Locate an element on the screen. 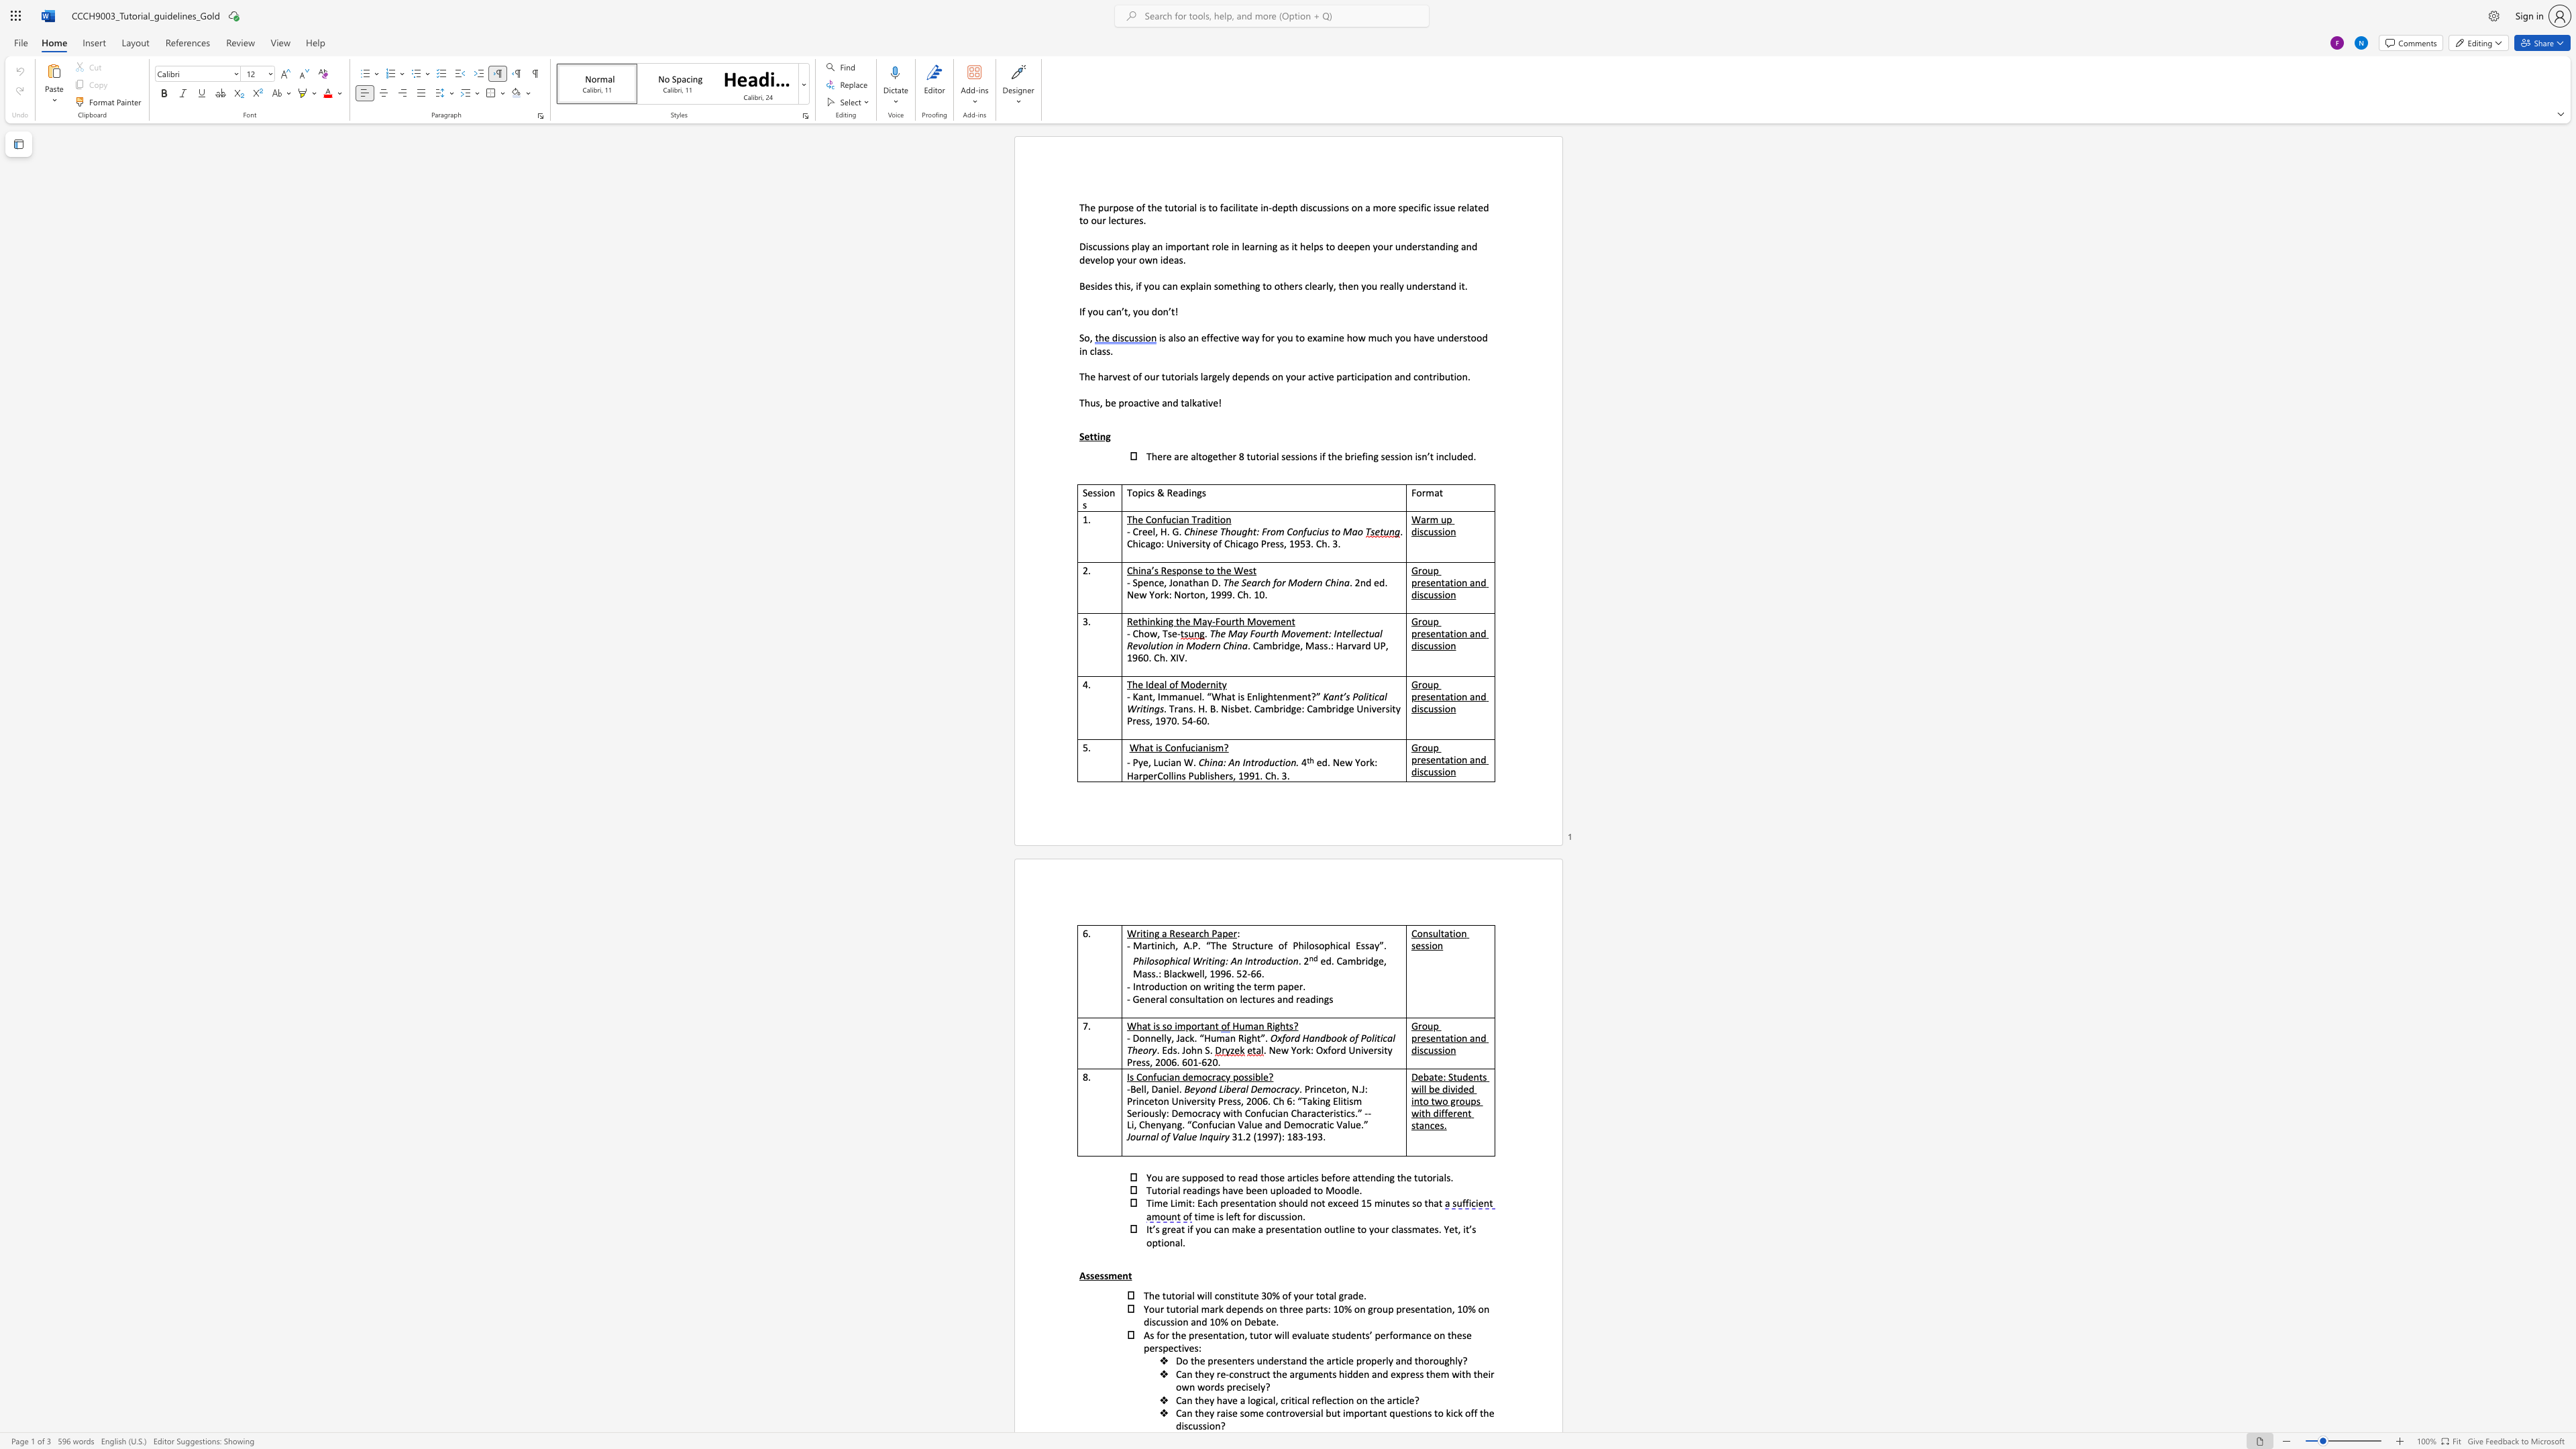 The height and width of the screenshot is (1449, 2576). the subset text "eral Democr" within the text "Beyond Liberal Democracy" is located at coordinates (1231, 1088).